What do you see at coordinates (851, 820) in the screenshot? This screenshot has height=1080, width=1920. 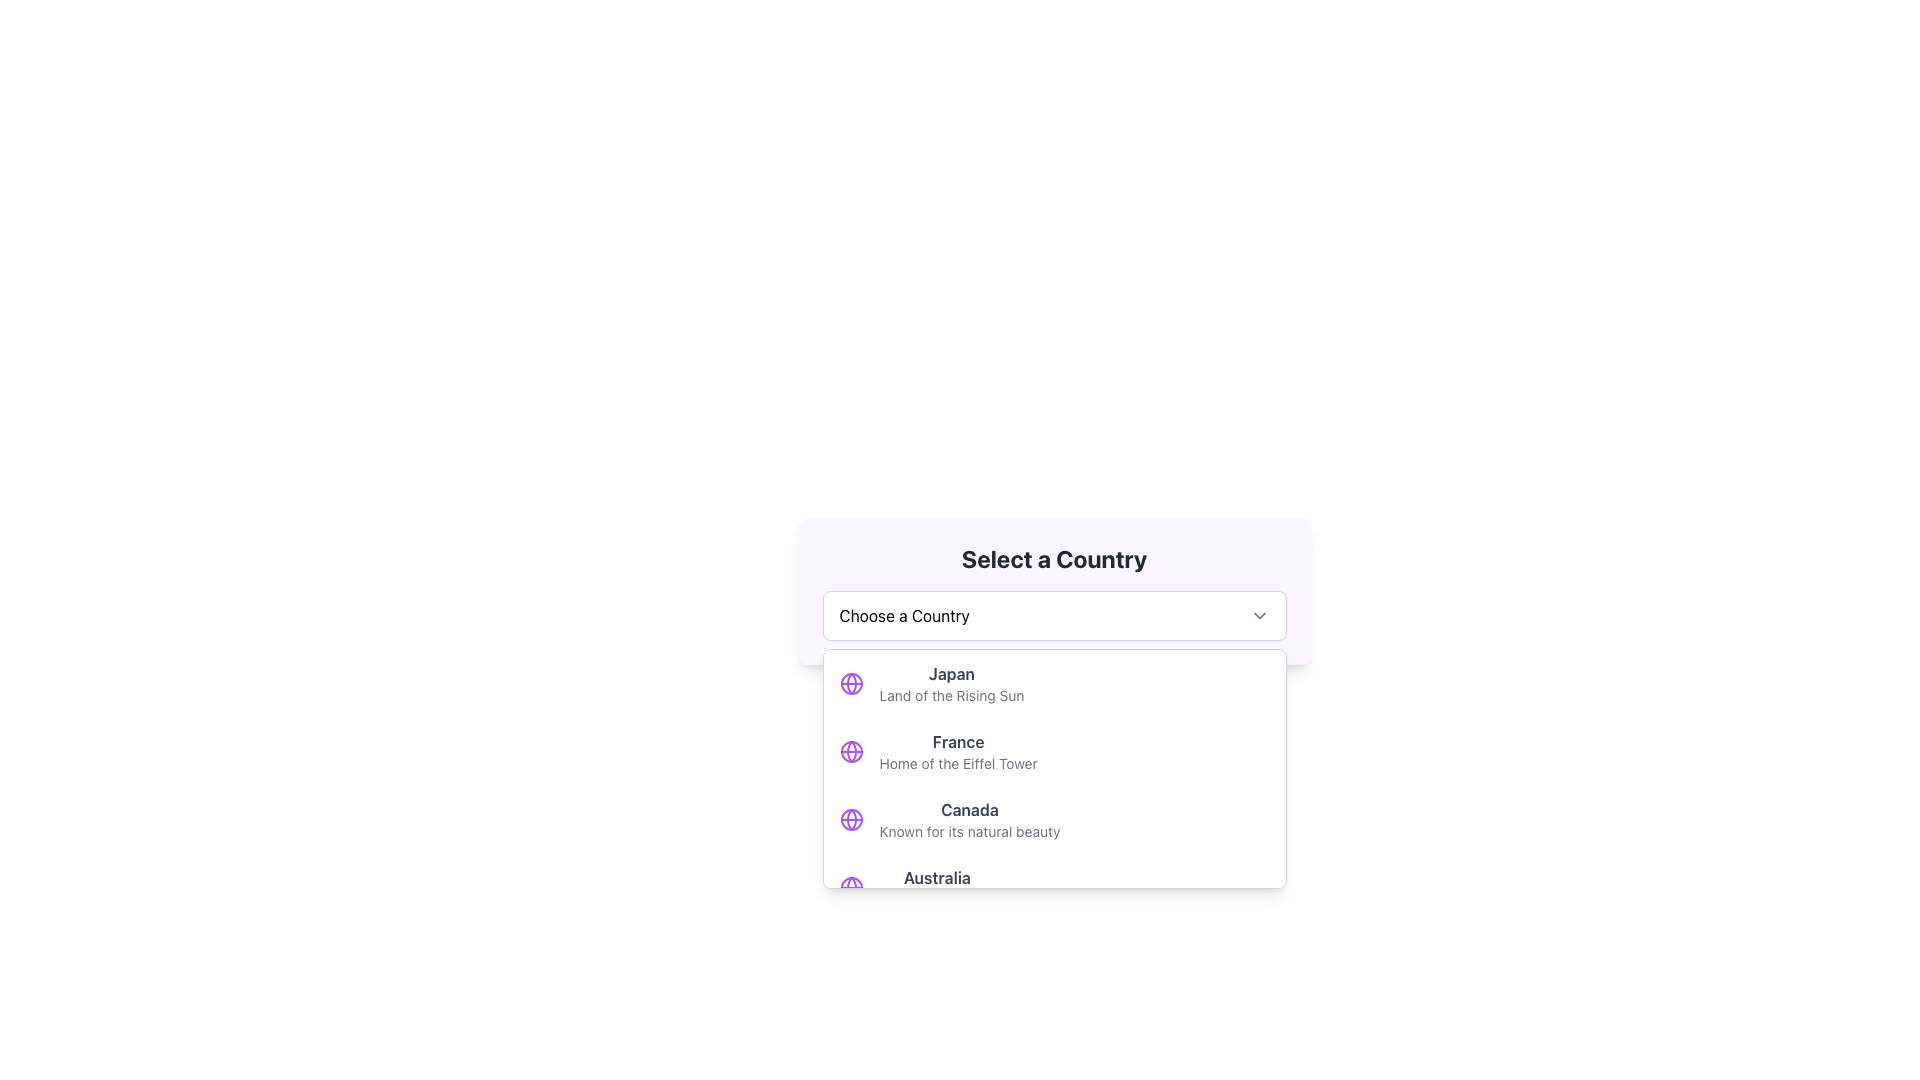 I see `the circular SVG graphic component that is part of the globe icon located to the left of the 'Japan' dropdown item` at bounding box center [851, 820].